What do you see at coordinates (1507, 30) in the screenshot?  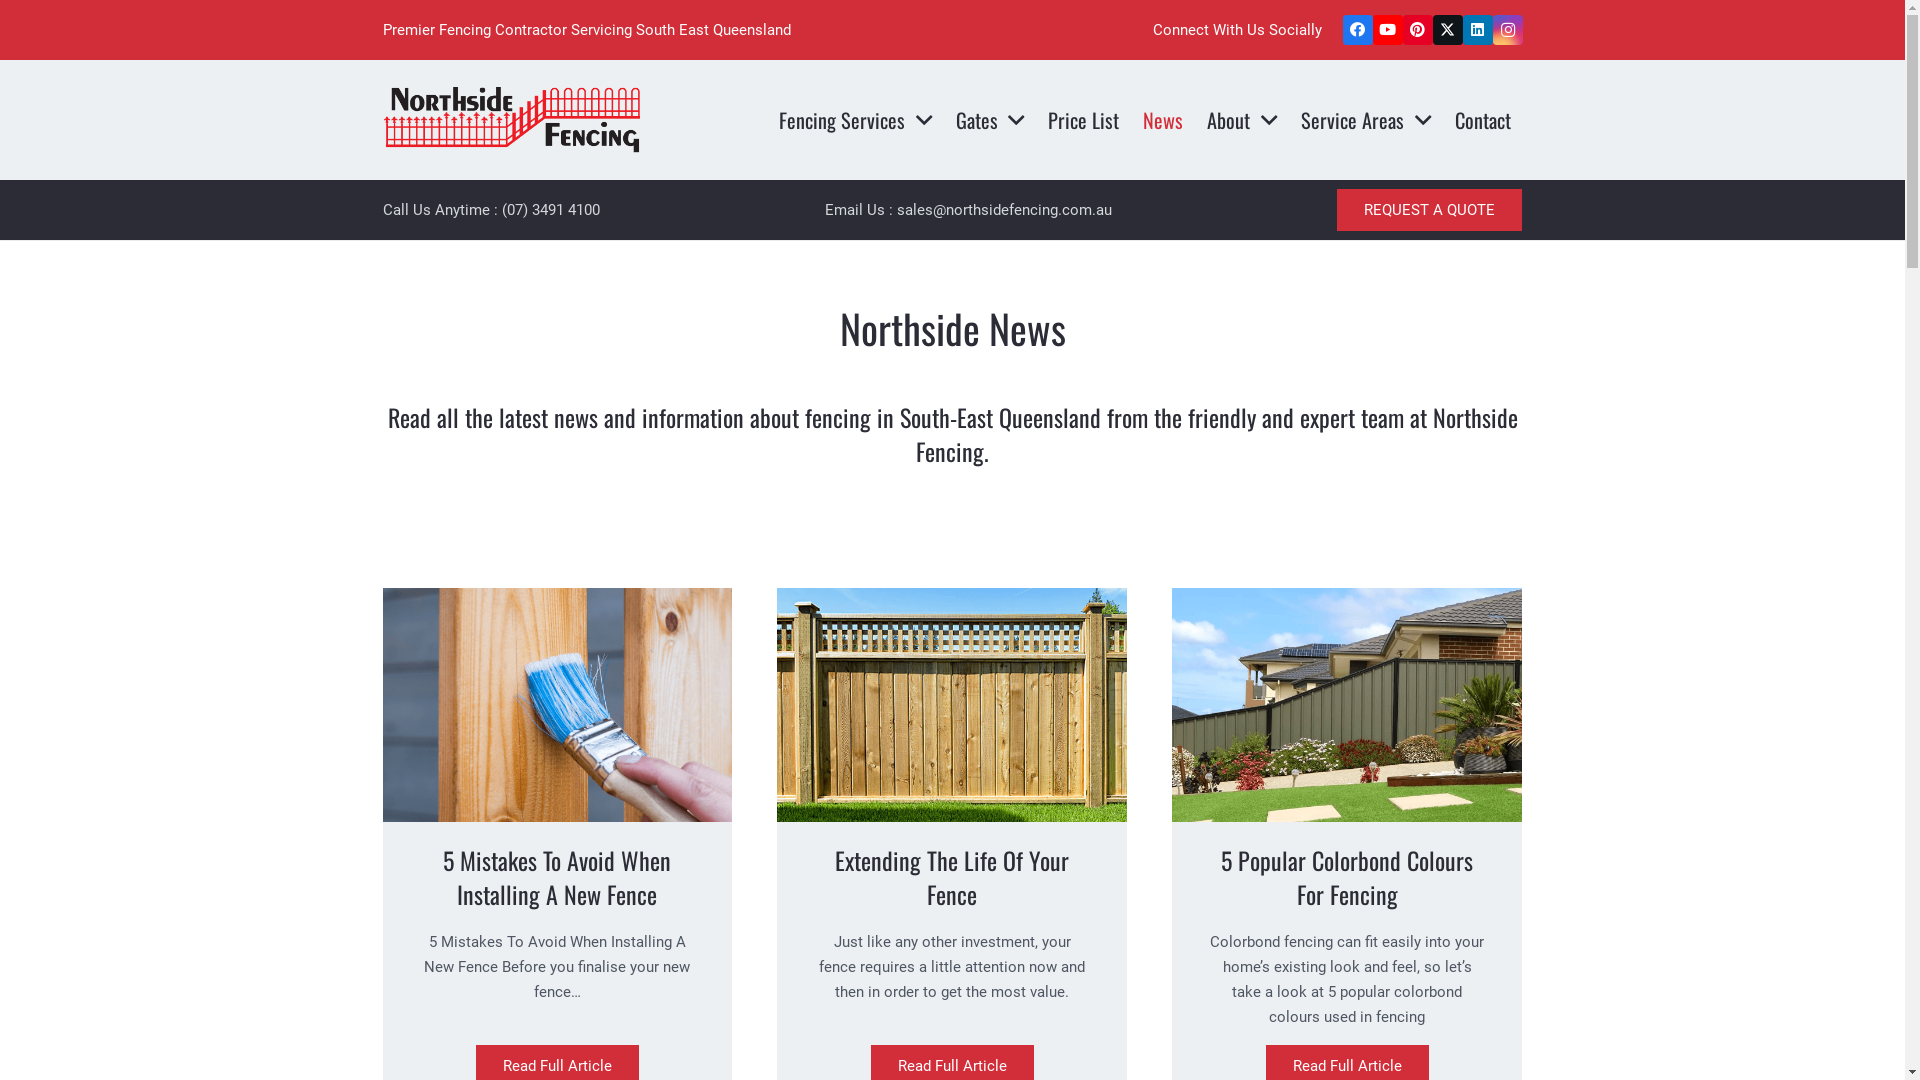 I see `'Instagram'` at bounding box center [1507, 30].